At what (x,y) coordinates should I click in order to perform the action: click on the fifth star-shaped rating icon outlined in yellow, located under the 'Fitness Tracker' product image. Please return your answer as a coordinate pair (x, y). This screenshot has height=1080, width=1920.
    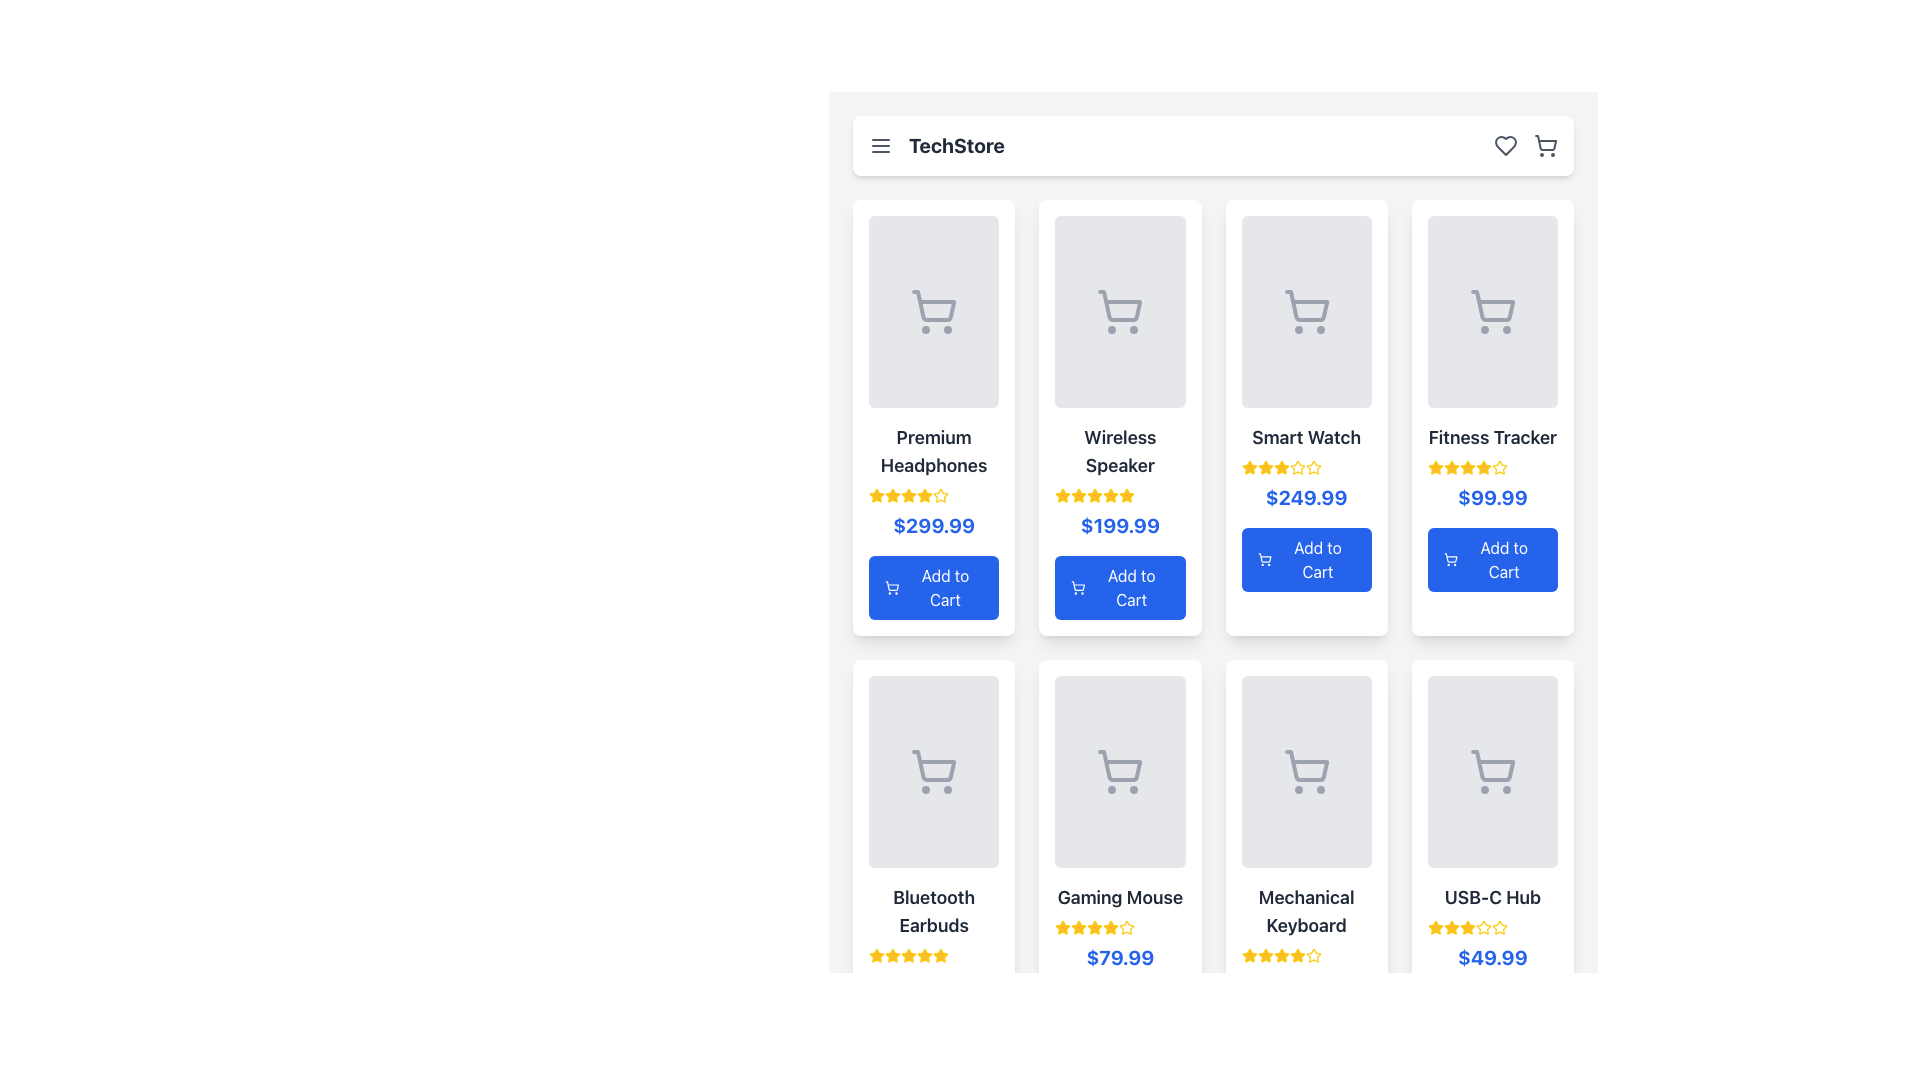
    Looking at the image, I should click on (1499, 467).